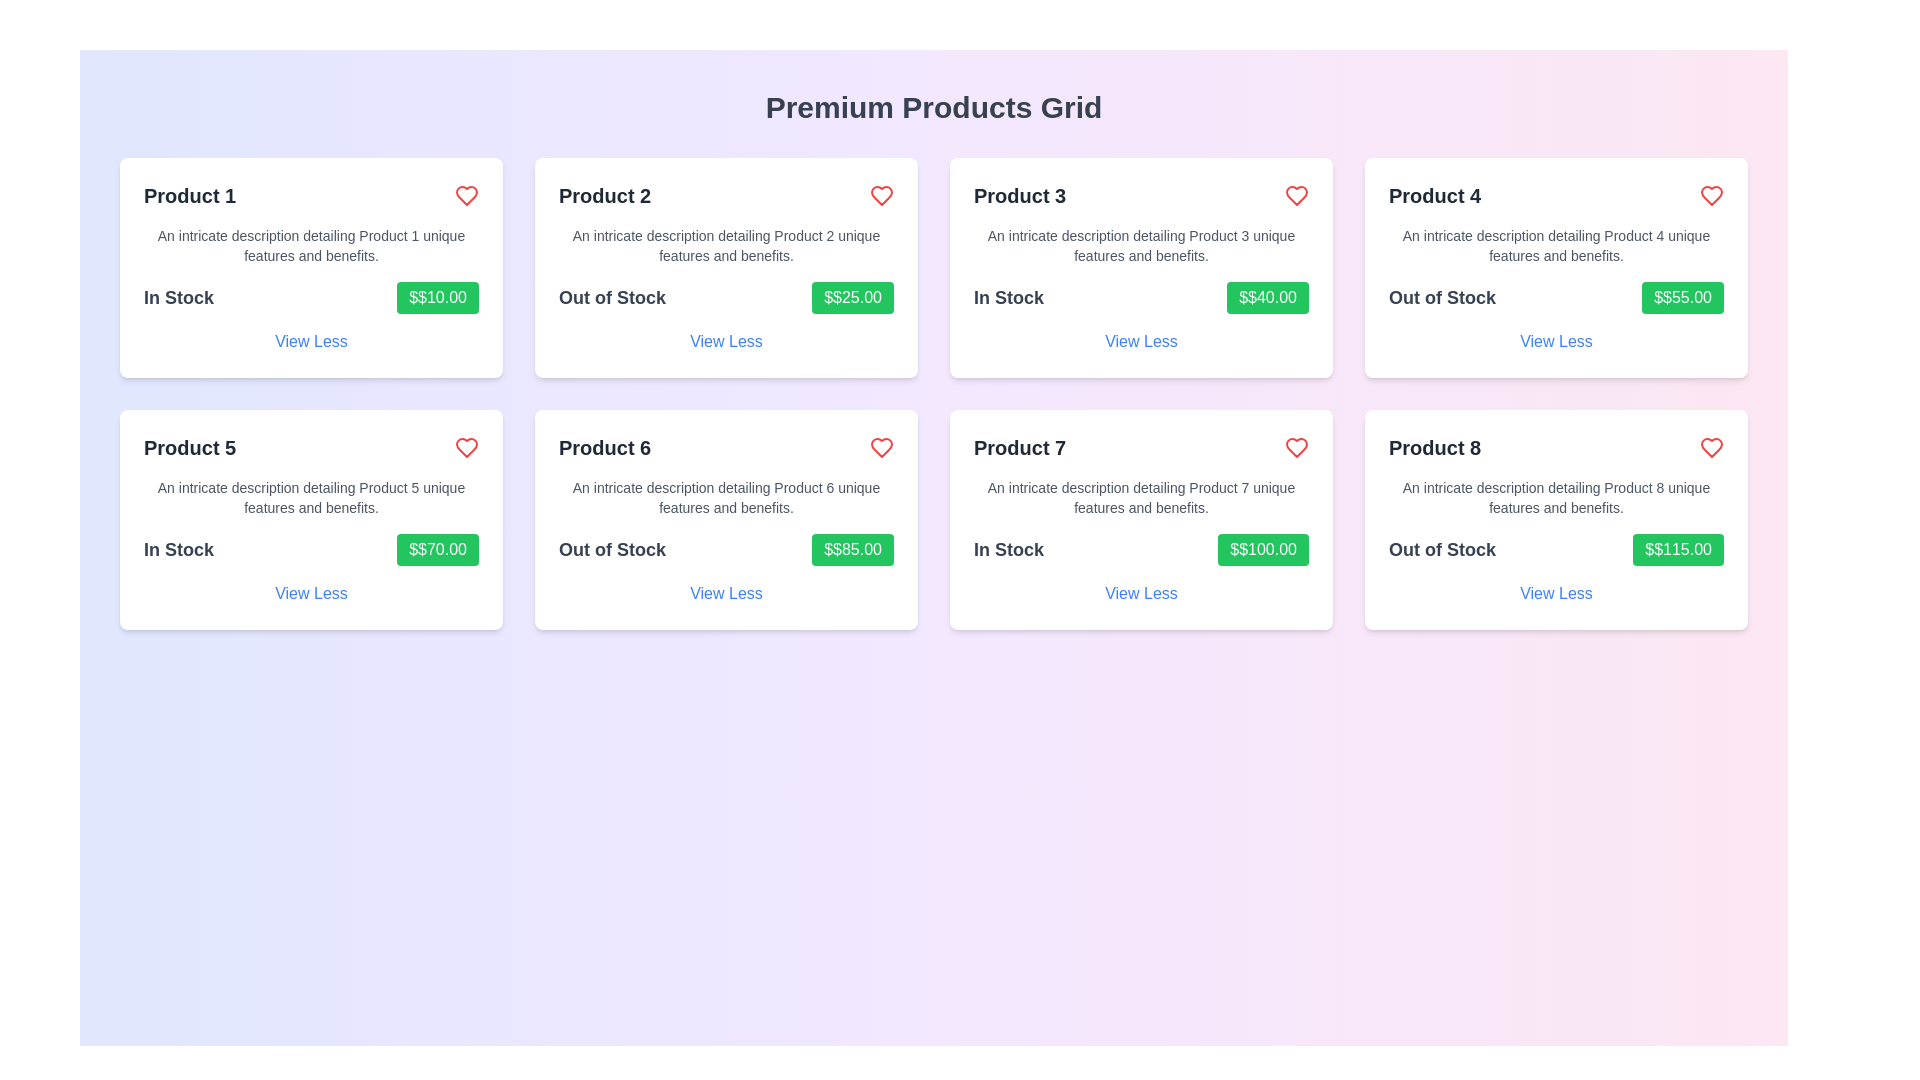 The width and height of the screenshot is (1920, 1080). I want to click on the green button displaying the amount '$$85.00', so click(853, 550).